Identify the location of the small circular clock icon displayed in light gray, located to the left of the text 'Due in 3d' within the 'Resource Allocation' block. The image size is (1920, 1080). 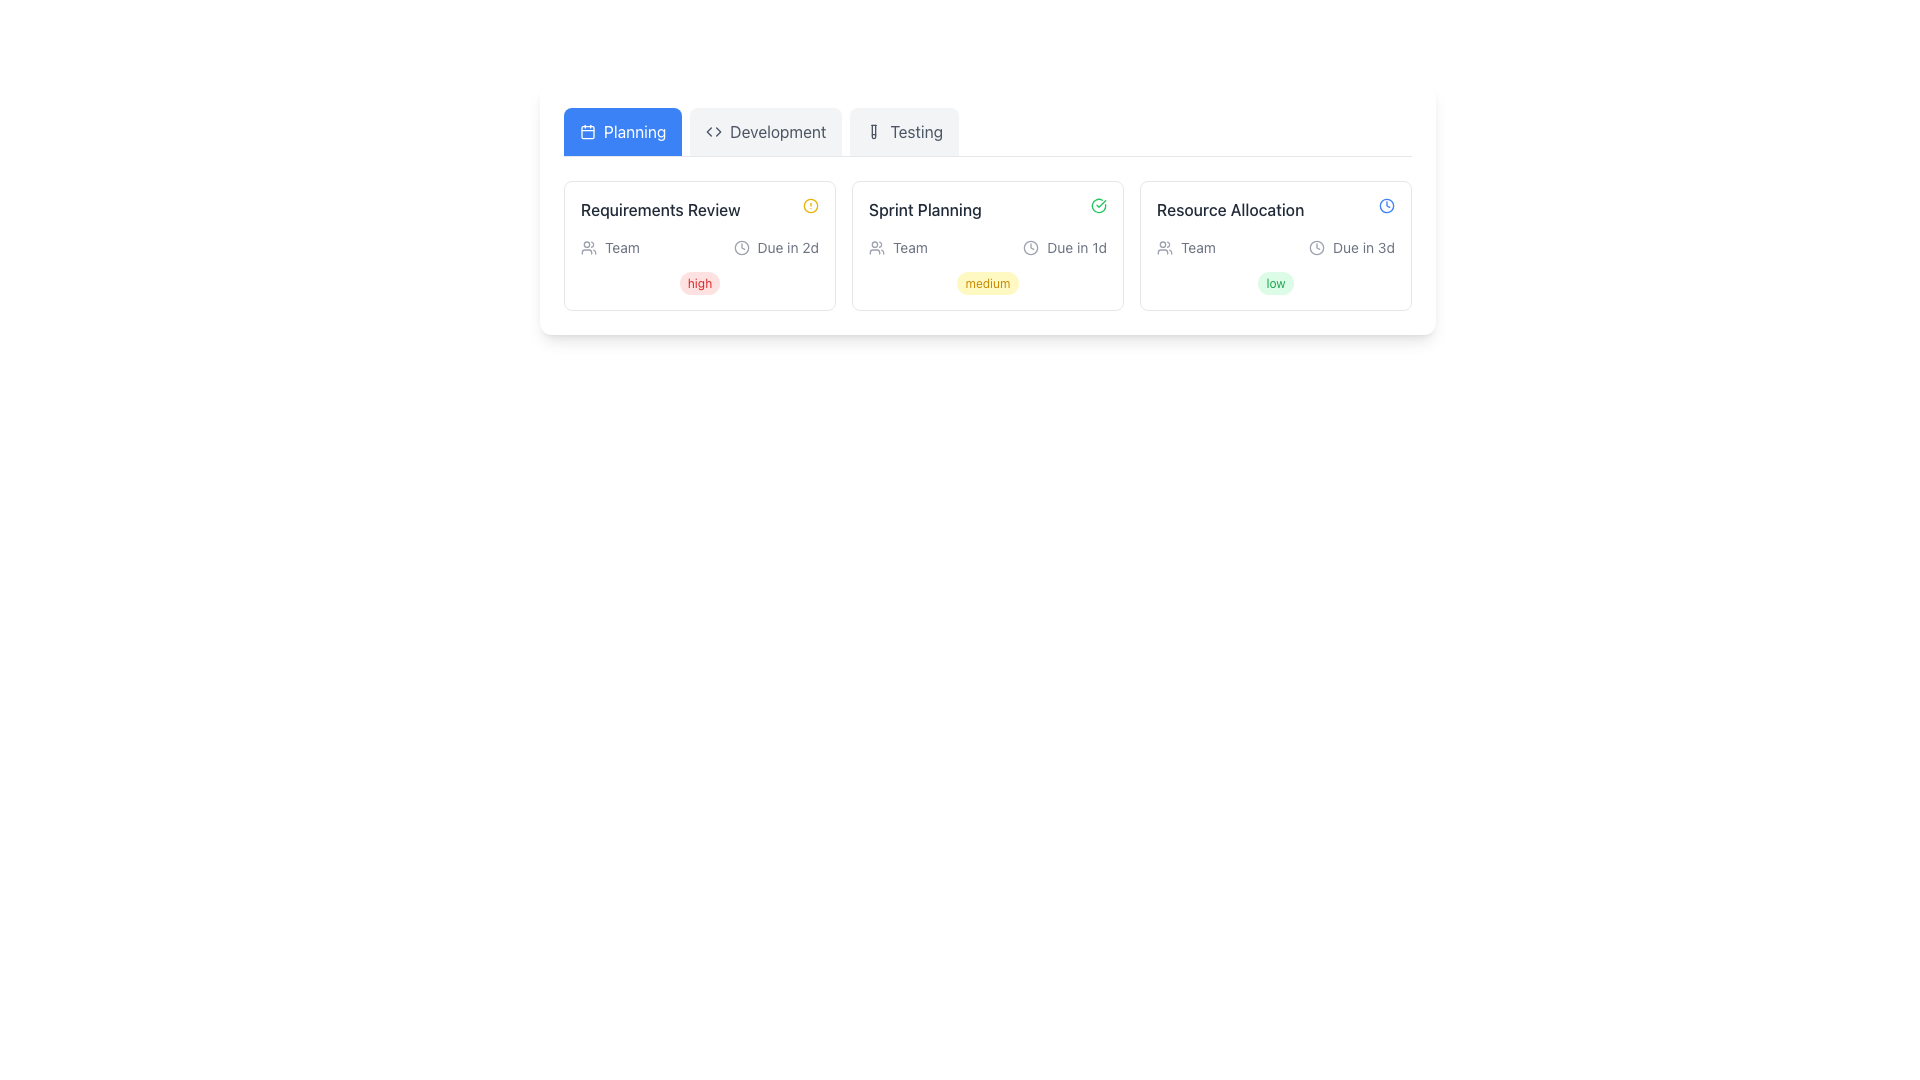
(1317, 246).